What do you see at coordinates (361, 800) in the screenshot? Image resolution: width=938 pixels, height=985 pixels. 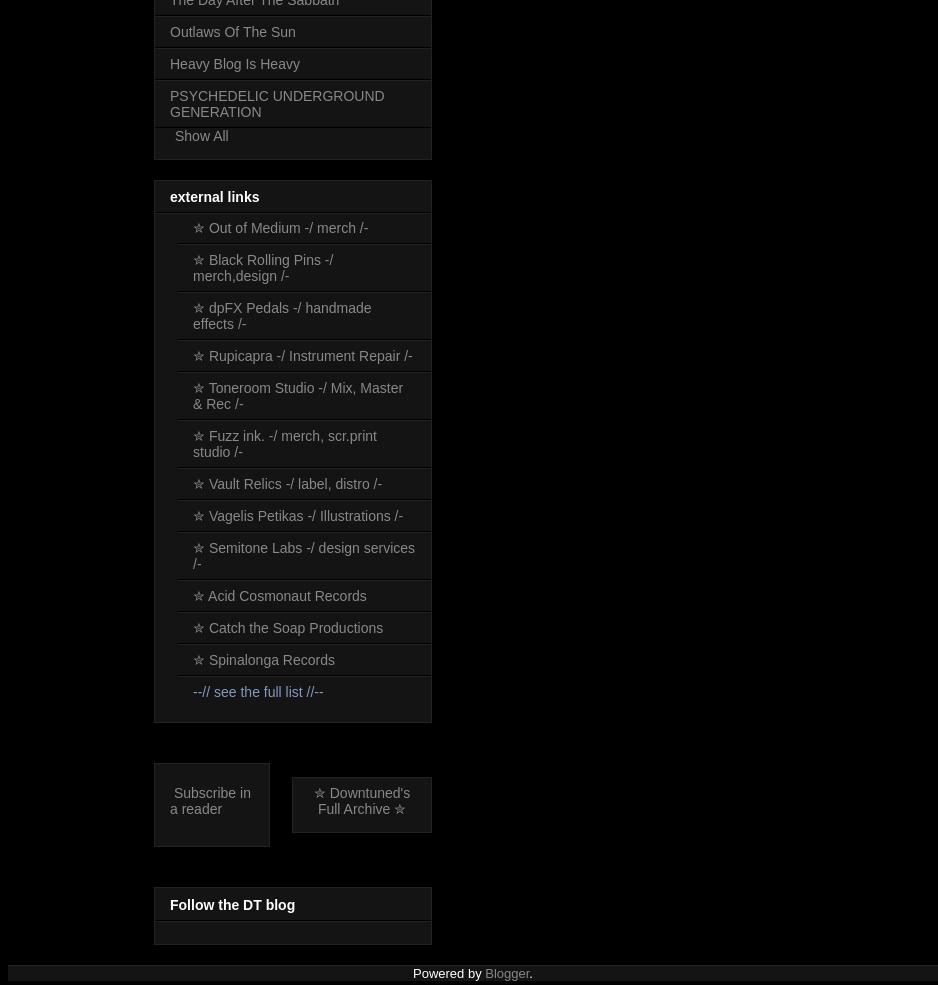 I see `'✮ Downtuned's Full Archive ✮'` at bounding box center [361, 800].